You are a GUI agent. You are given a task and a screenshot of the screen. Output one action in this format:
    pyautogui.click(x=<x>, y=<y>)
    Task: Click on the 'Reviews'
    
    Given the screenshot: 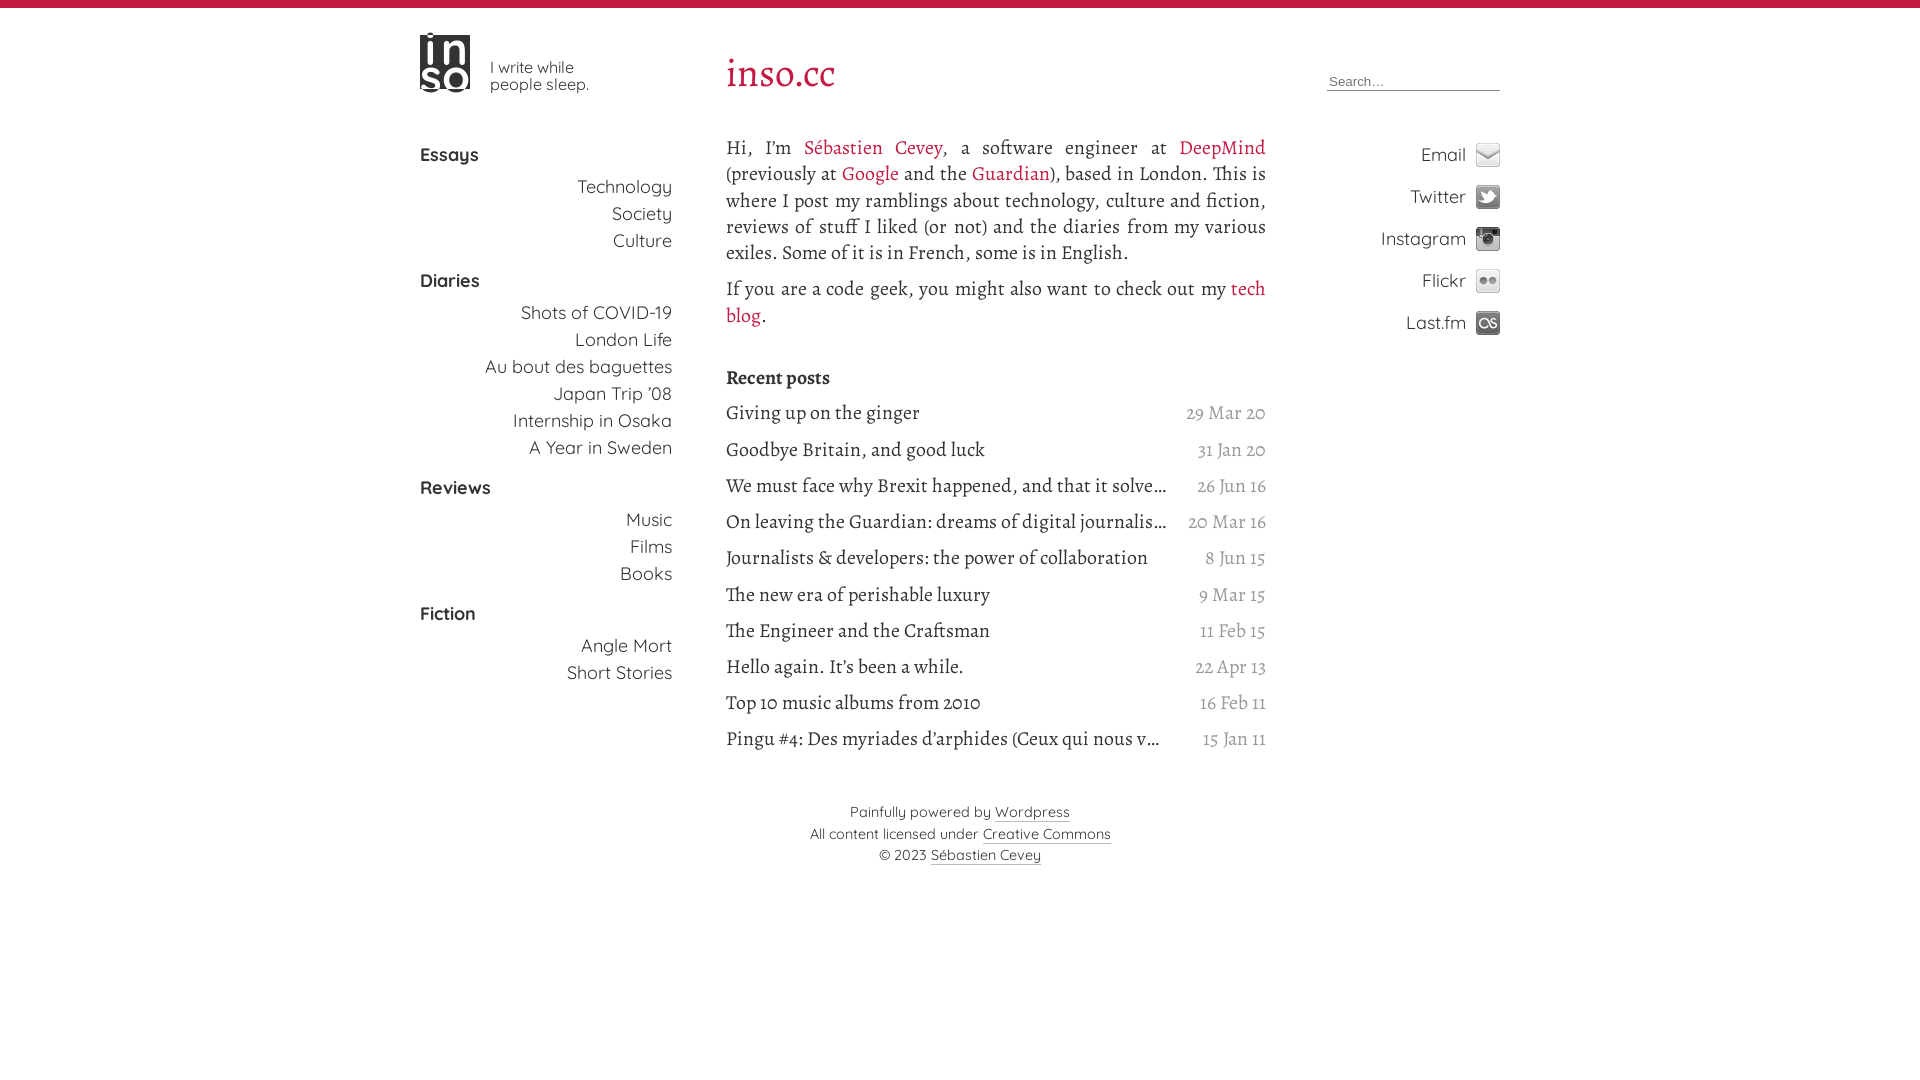 What is the action you would take?
    pyautogui.click(x=454, y=488)
    